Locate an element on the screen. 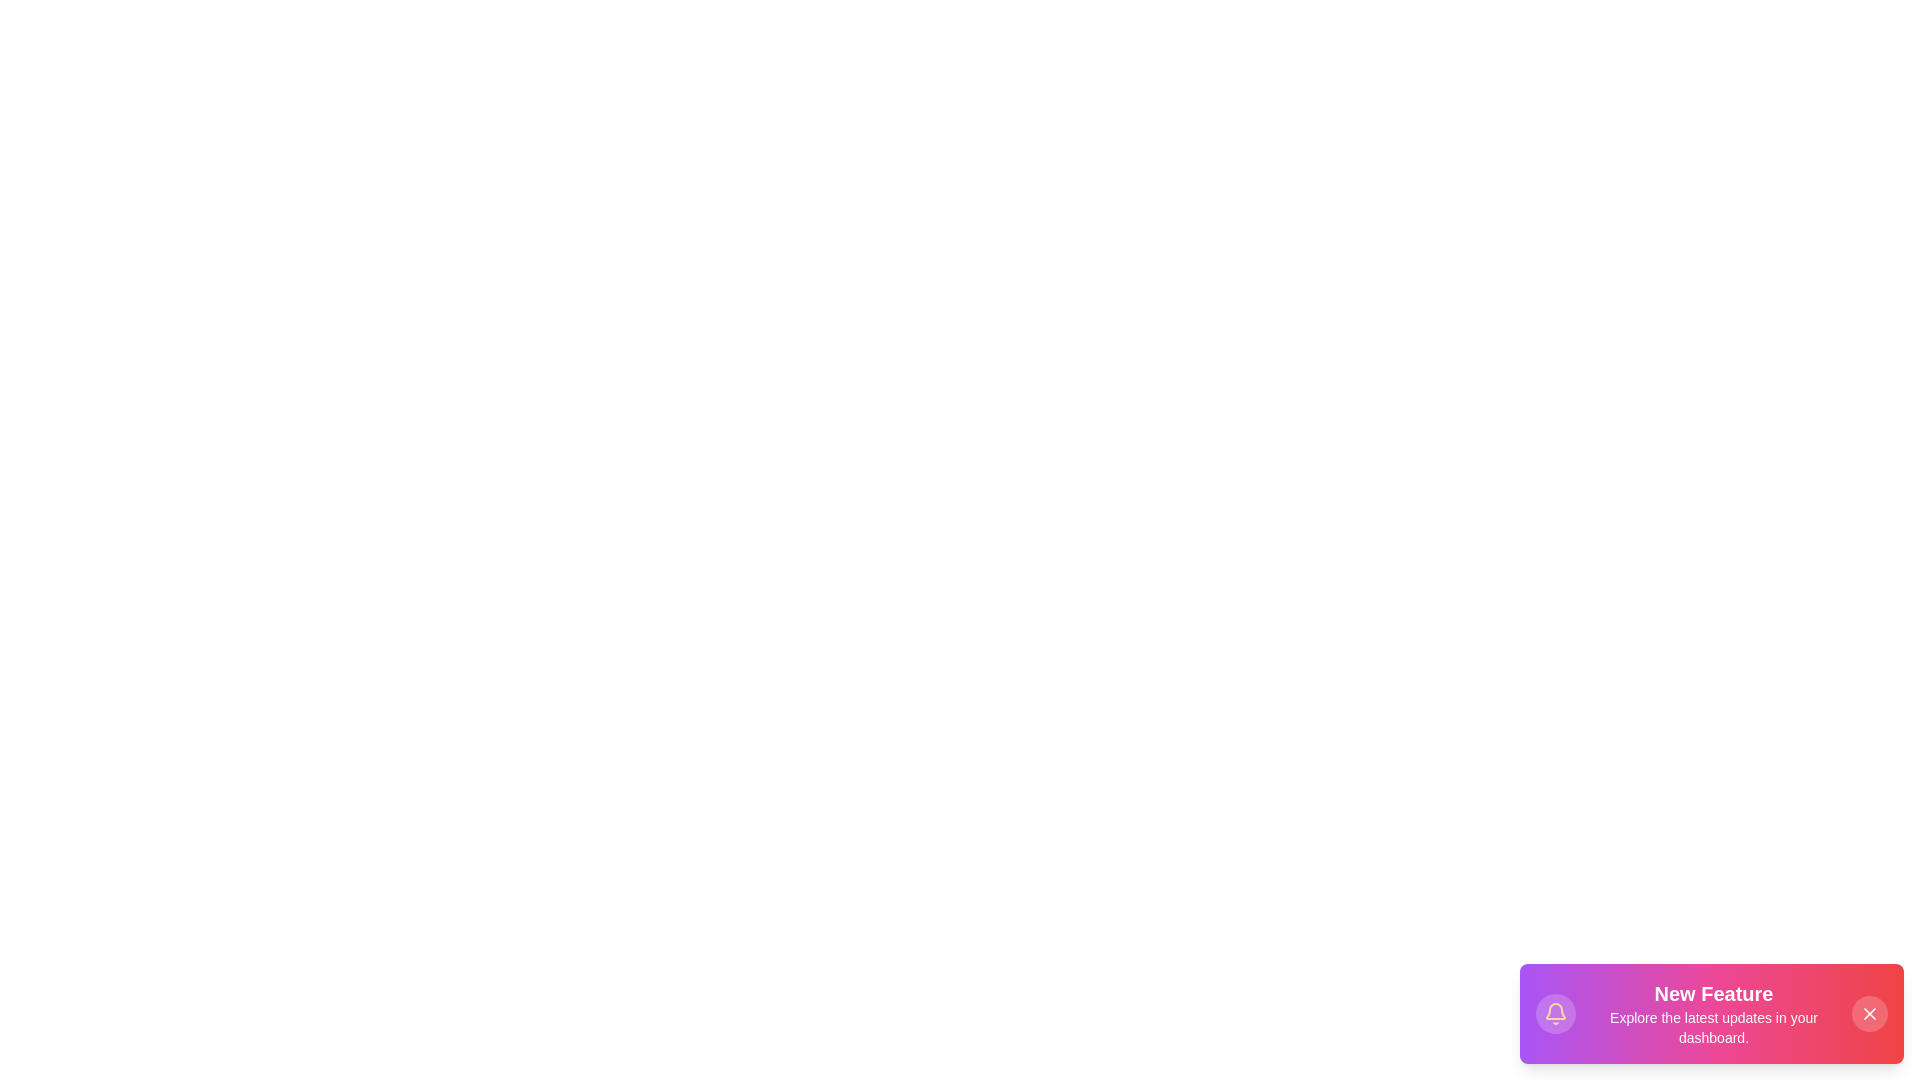 Image resolution: width=1920 pixels, height=1080 pixels. the close button of the StylishSnackbar to close it is located at coordinates (1869, 1014).